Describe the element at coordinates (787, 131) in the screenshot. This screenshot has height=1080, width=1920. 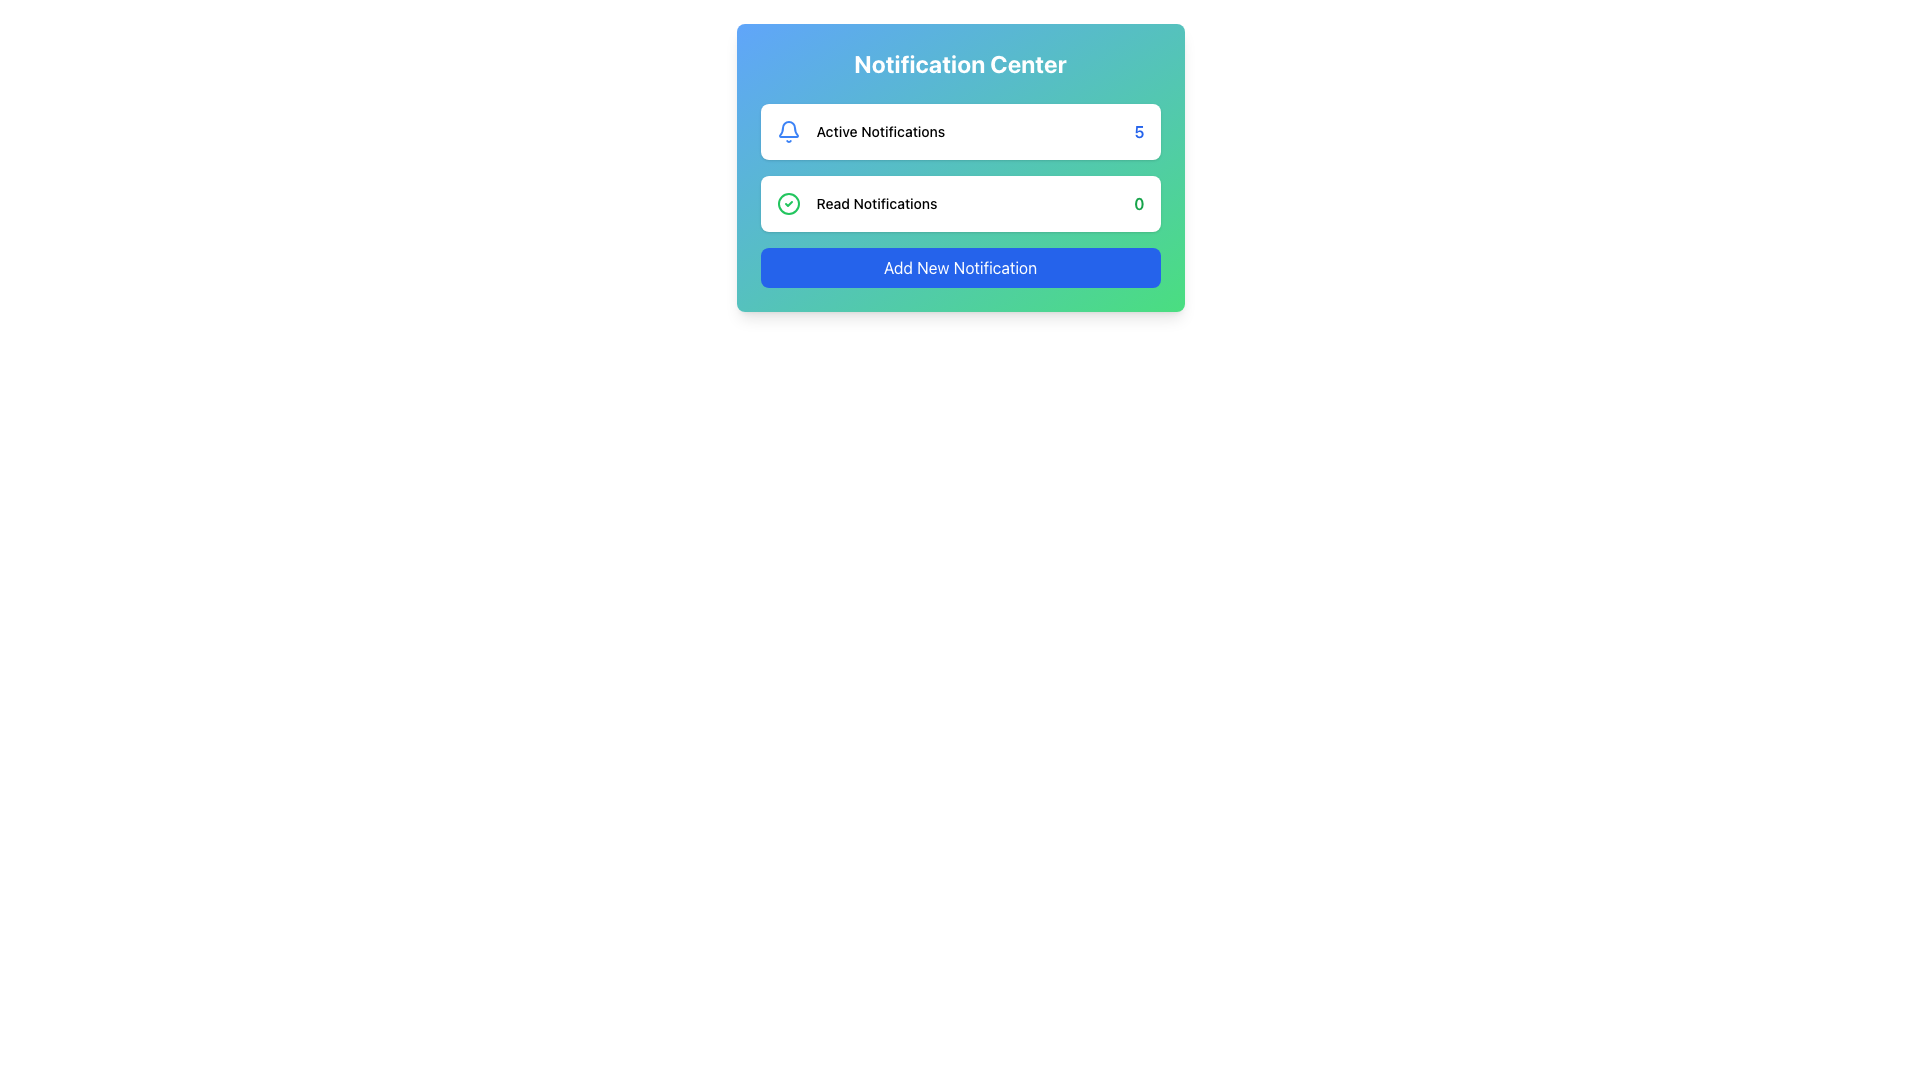
I see `the 'Active Notifications' section by clicking on the notification icon positioned to the left of the text 'Active Notifications'` at that location.